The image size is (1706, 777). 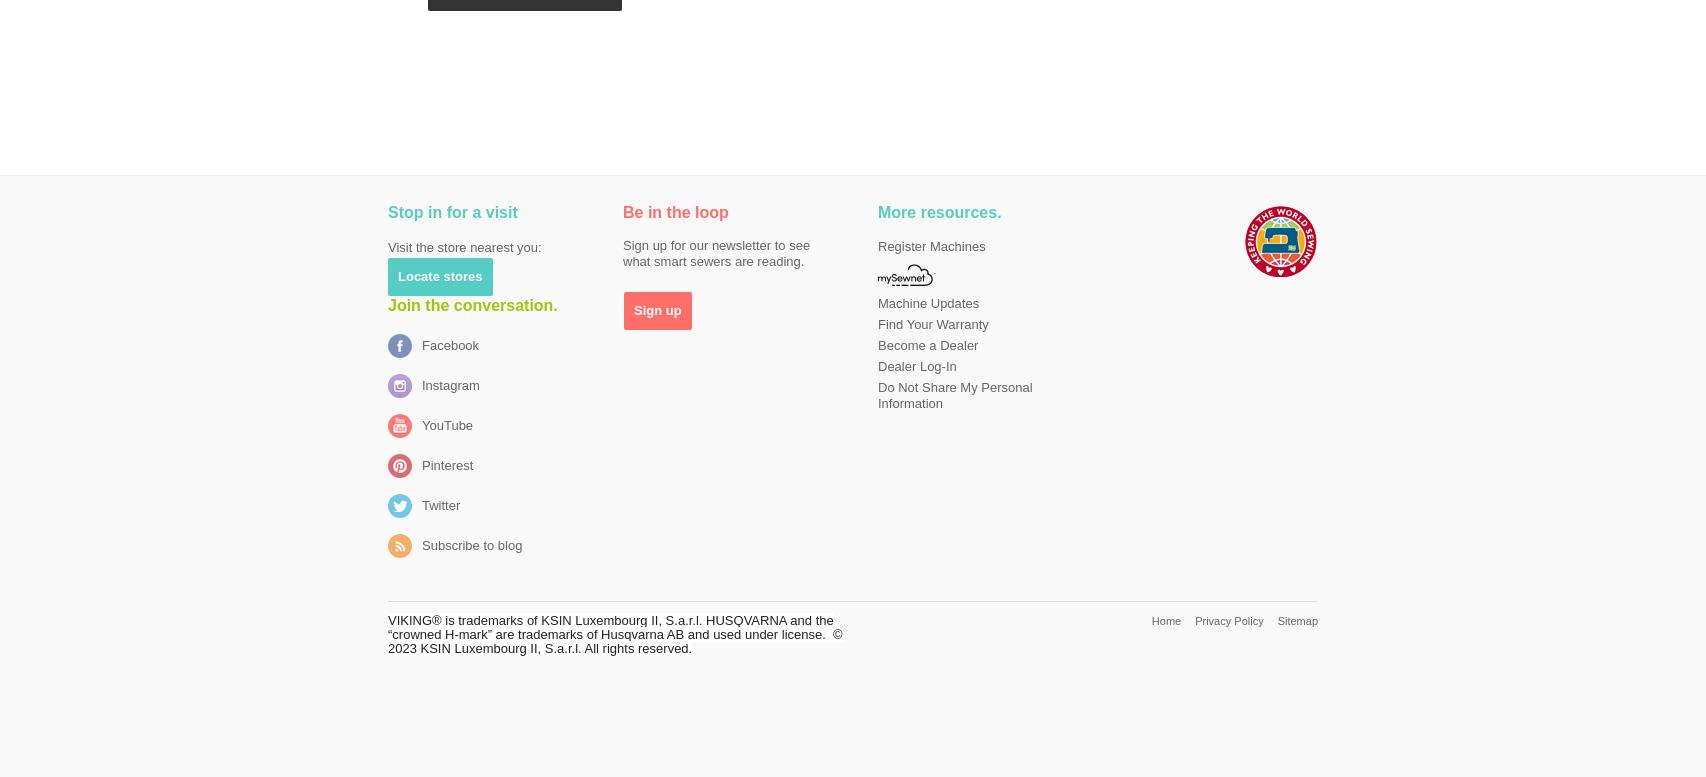 What do you see at coordinates (463, 247) in the screenshot?
I see `'Visit the store nearest you:'` at bounding box center [463, 247].